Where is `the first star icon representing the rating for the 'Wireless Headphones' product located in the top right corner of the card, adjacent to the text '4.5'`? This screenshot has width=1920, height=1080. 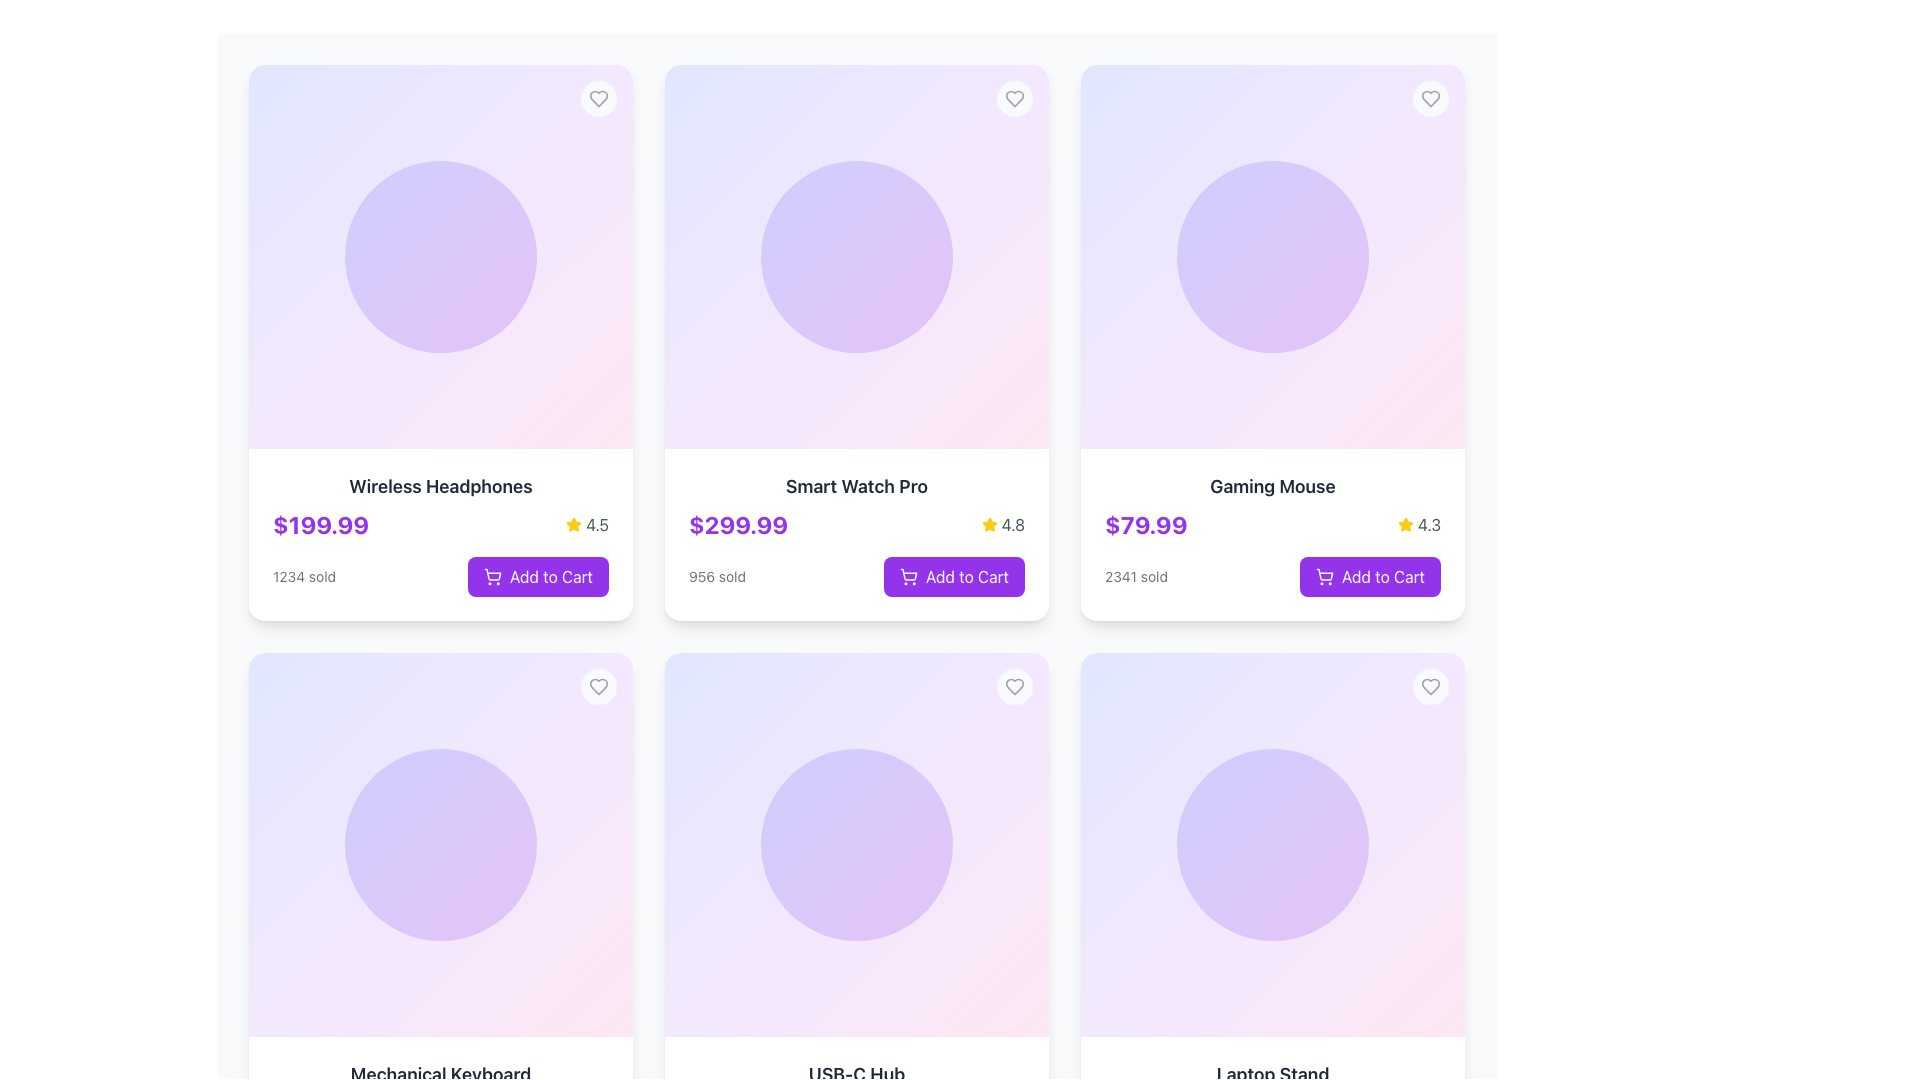
the first star icon representing the rating for the 'Wireless Headphones' product located in the top right corner of the card, adjacent to the text '4.5' is located at coordinates (573, 523).